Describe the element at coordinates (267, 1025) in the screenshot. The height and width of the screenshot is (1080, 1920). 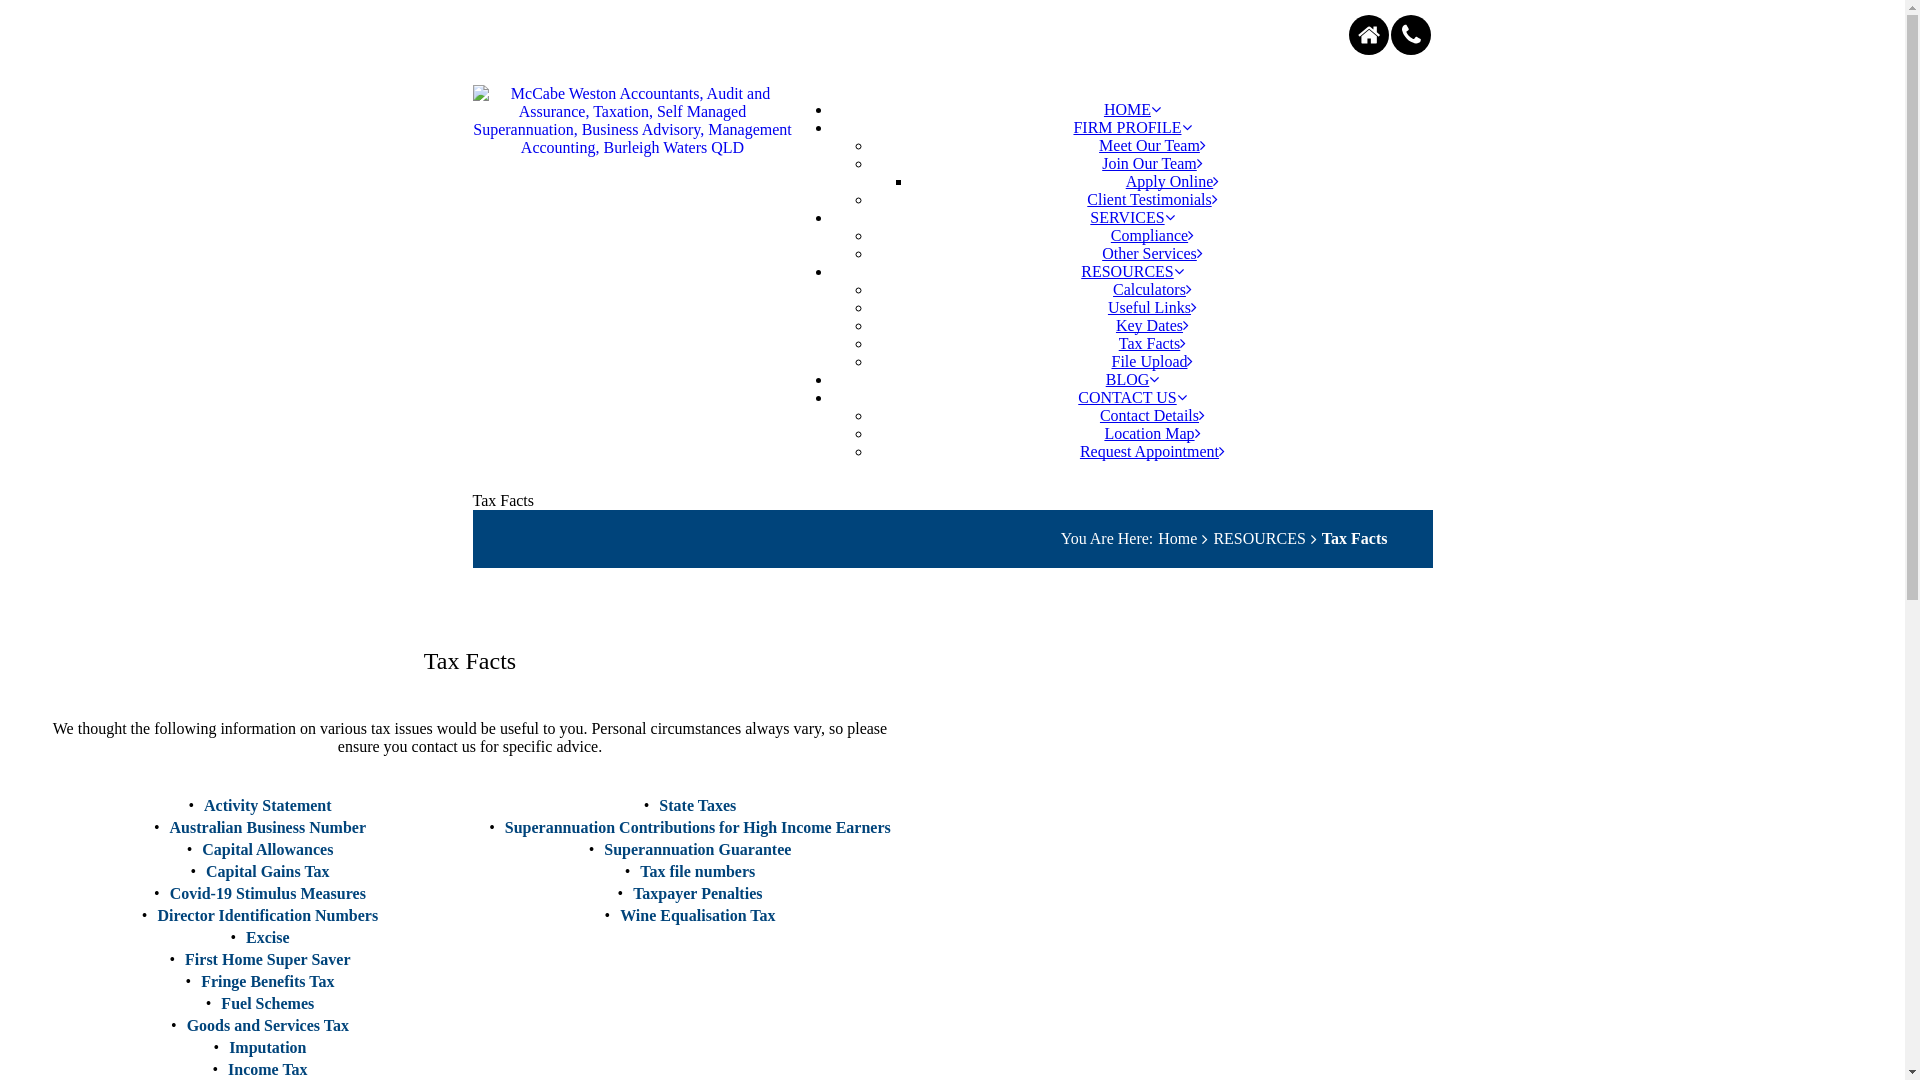
I see `'Goods and Services Tax'` at that location.